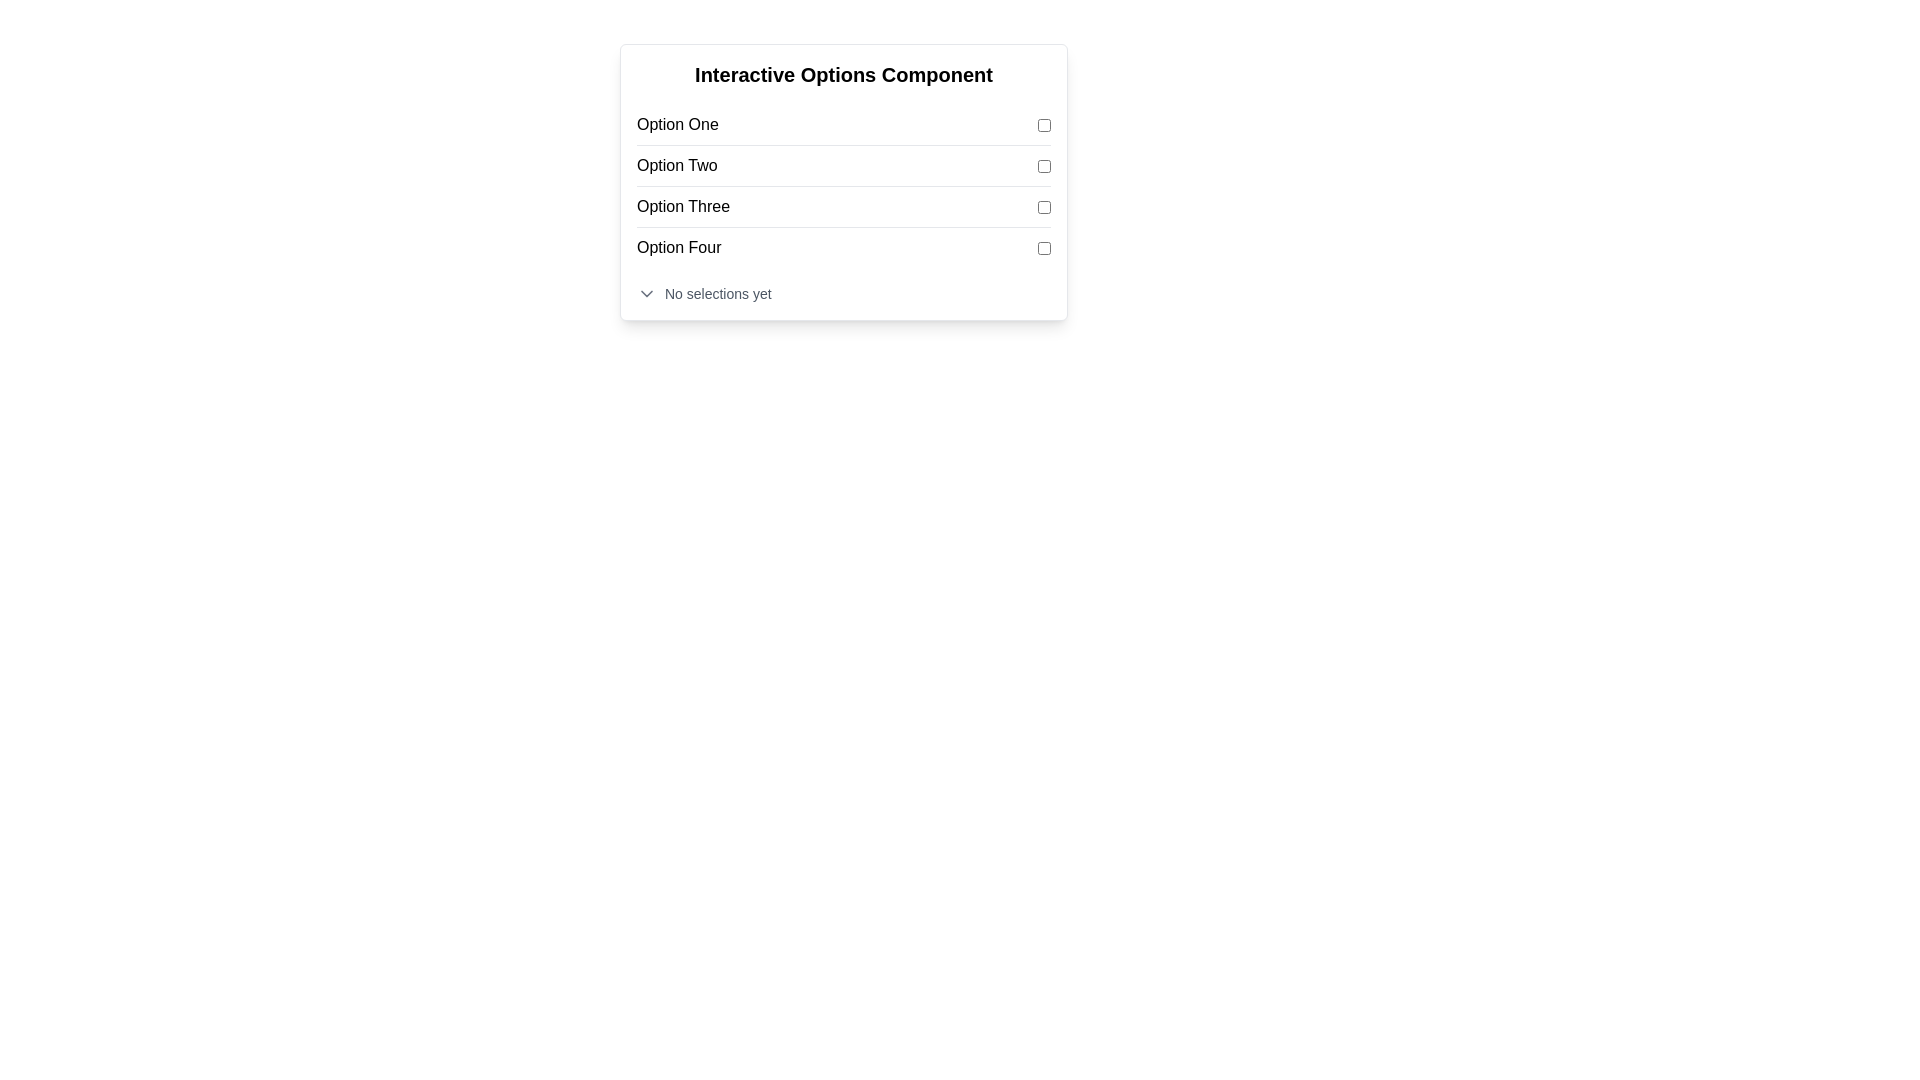 The image size is (1920, 1080). I want to click on the SVG Icon located to the left of the text 'No selections yet', so click(647, 293).